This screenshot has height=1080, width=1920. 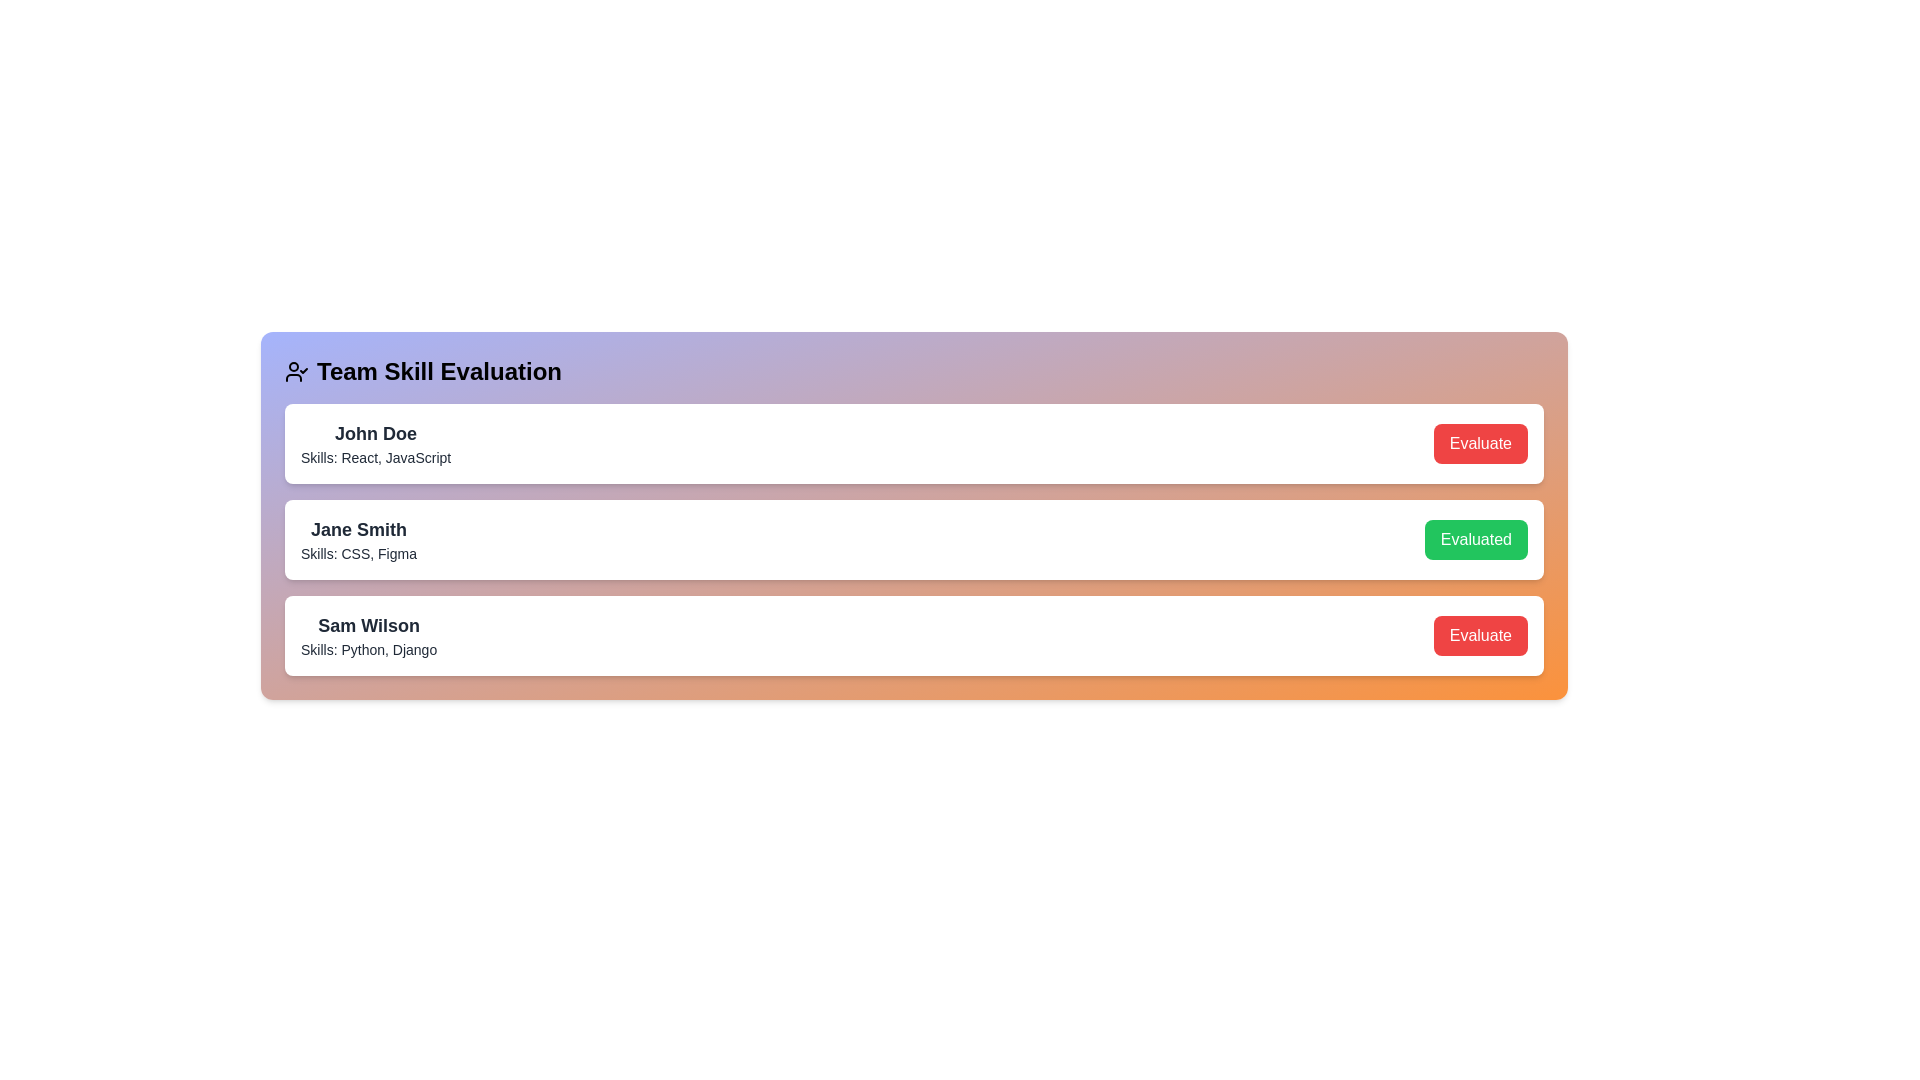 What do you see at coordinates (369, 636) in the screenshot?
I see `the text display element showing 'Sam Wilson' and their associated skills 'Python, Django' to focus on this informational display` at bounding box center [369, 636].